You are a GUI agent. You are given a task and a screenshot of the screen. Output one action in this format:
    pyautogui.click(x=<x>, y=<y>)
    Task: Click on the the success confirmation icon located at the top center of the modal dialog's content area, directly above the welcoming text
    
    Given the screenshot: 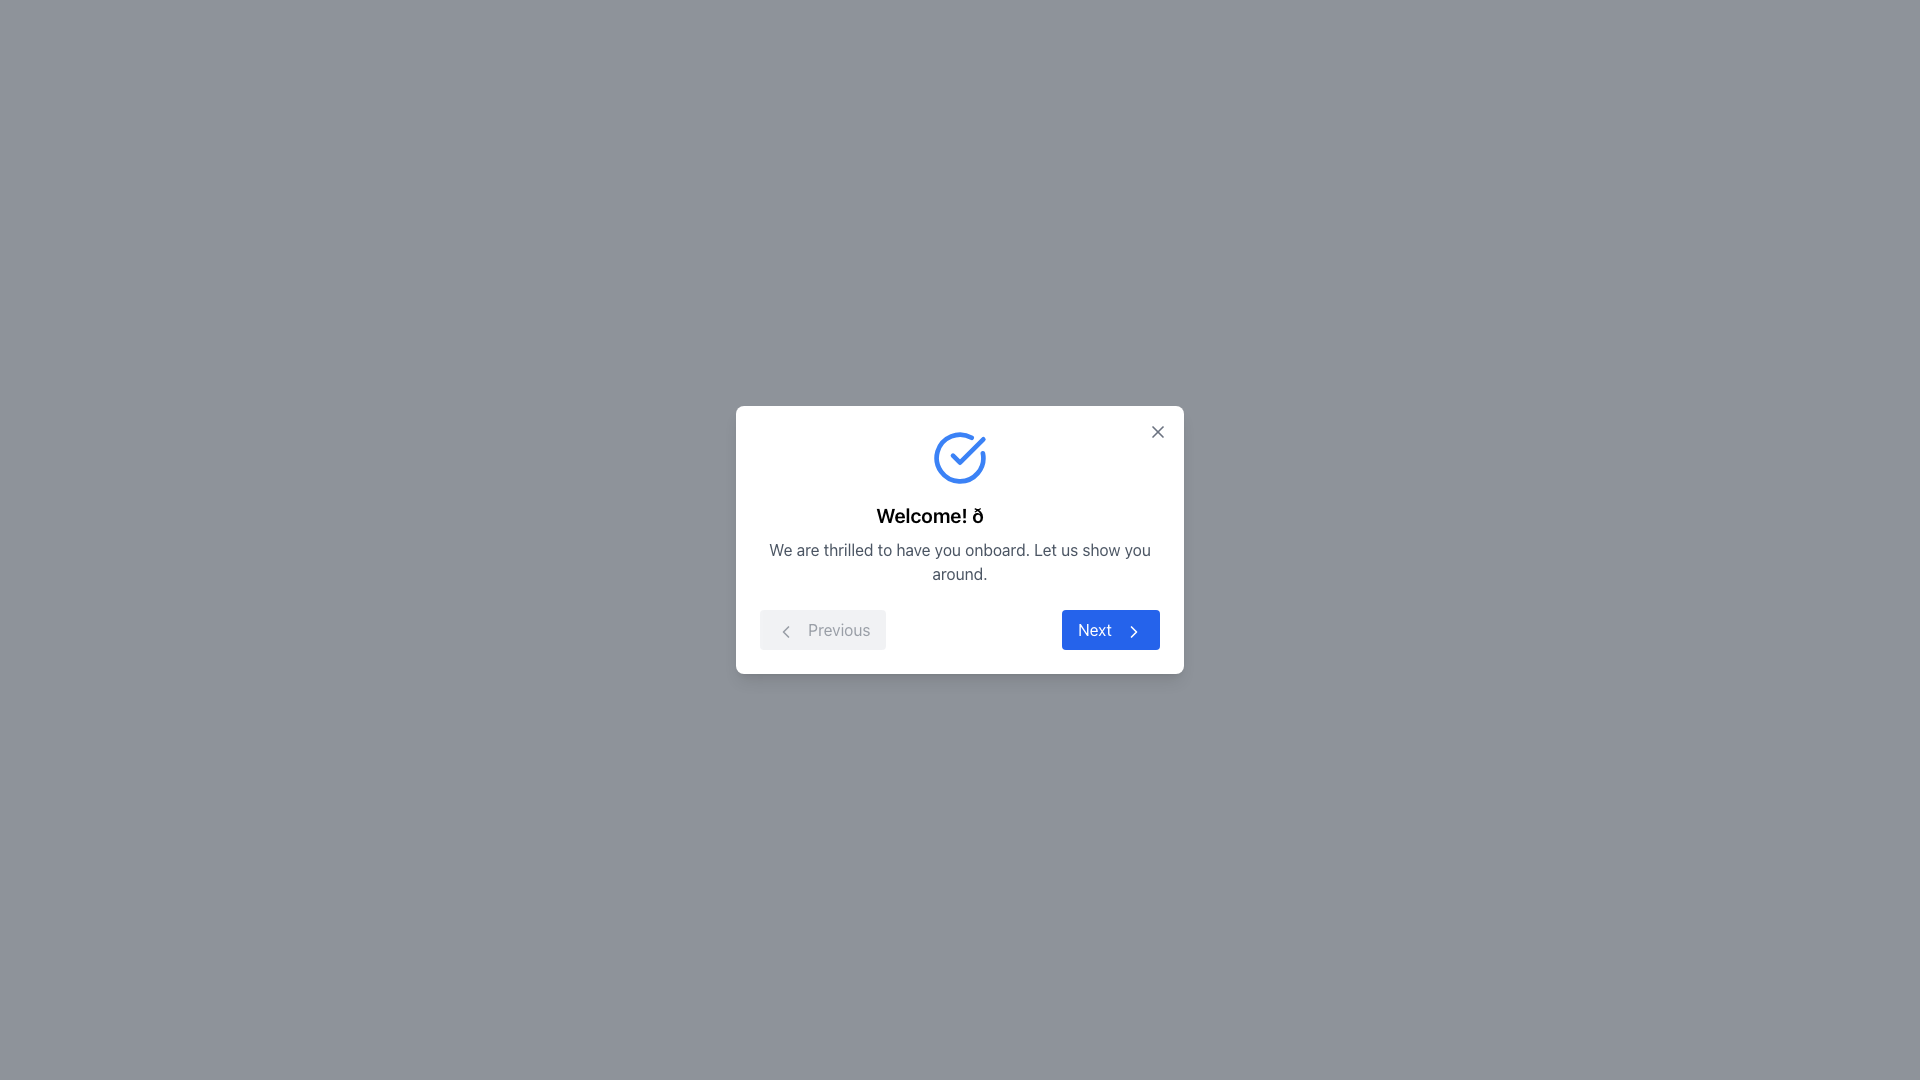 What is the action you would take?
    pyautogui.click(x=960, y=458)
    